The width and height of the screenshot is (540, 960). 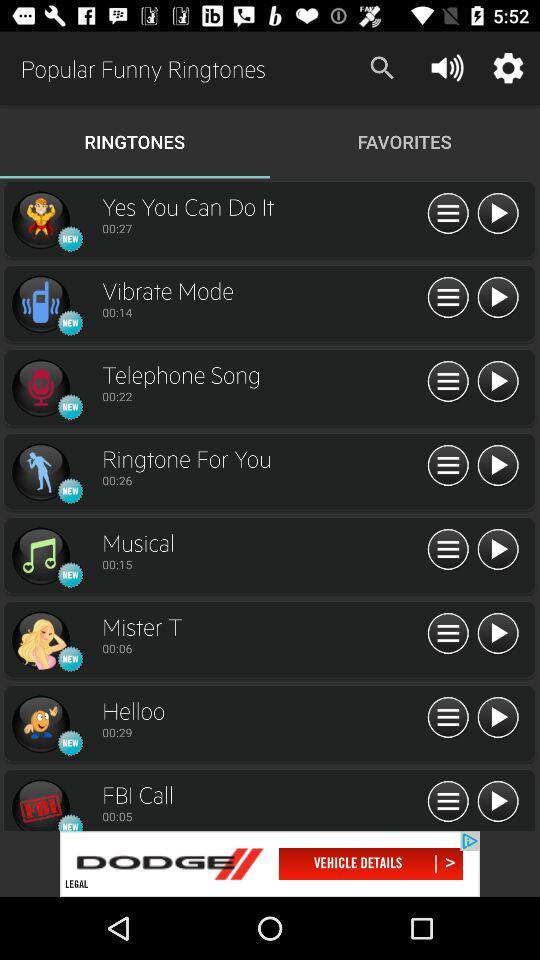 What do you see at coordinates (448, 633) in the screenshot?
I see `show all information available` at bounding box center [448, 633].